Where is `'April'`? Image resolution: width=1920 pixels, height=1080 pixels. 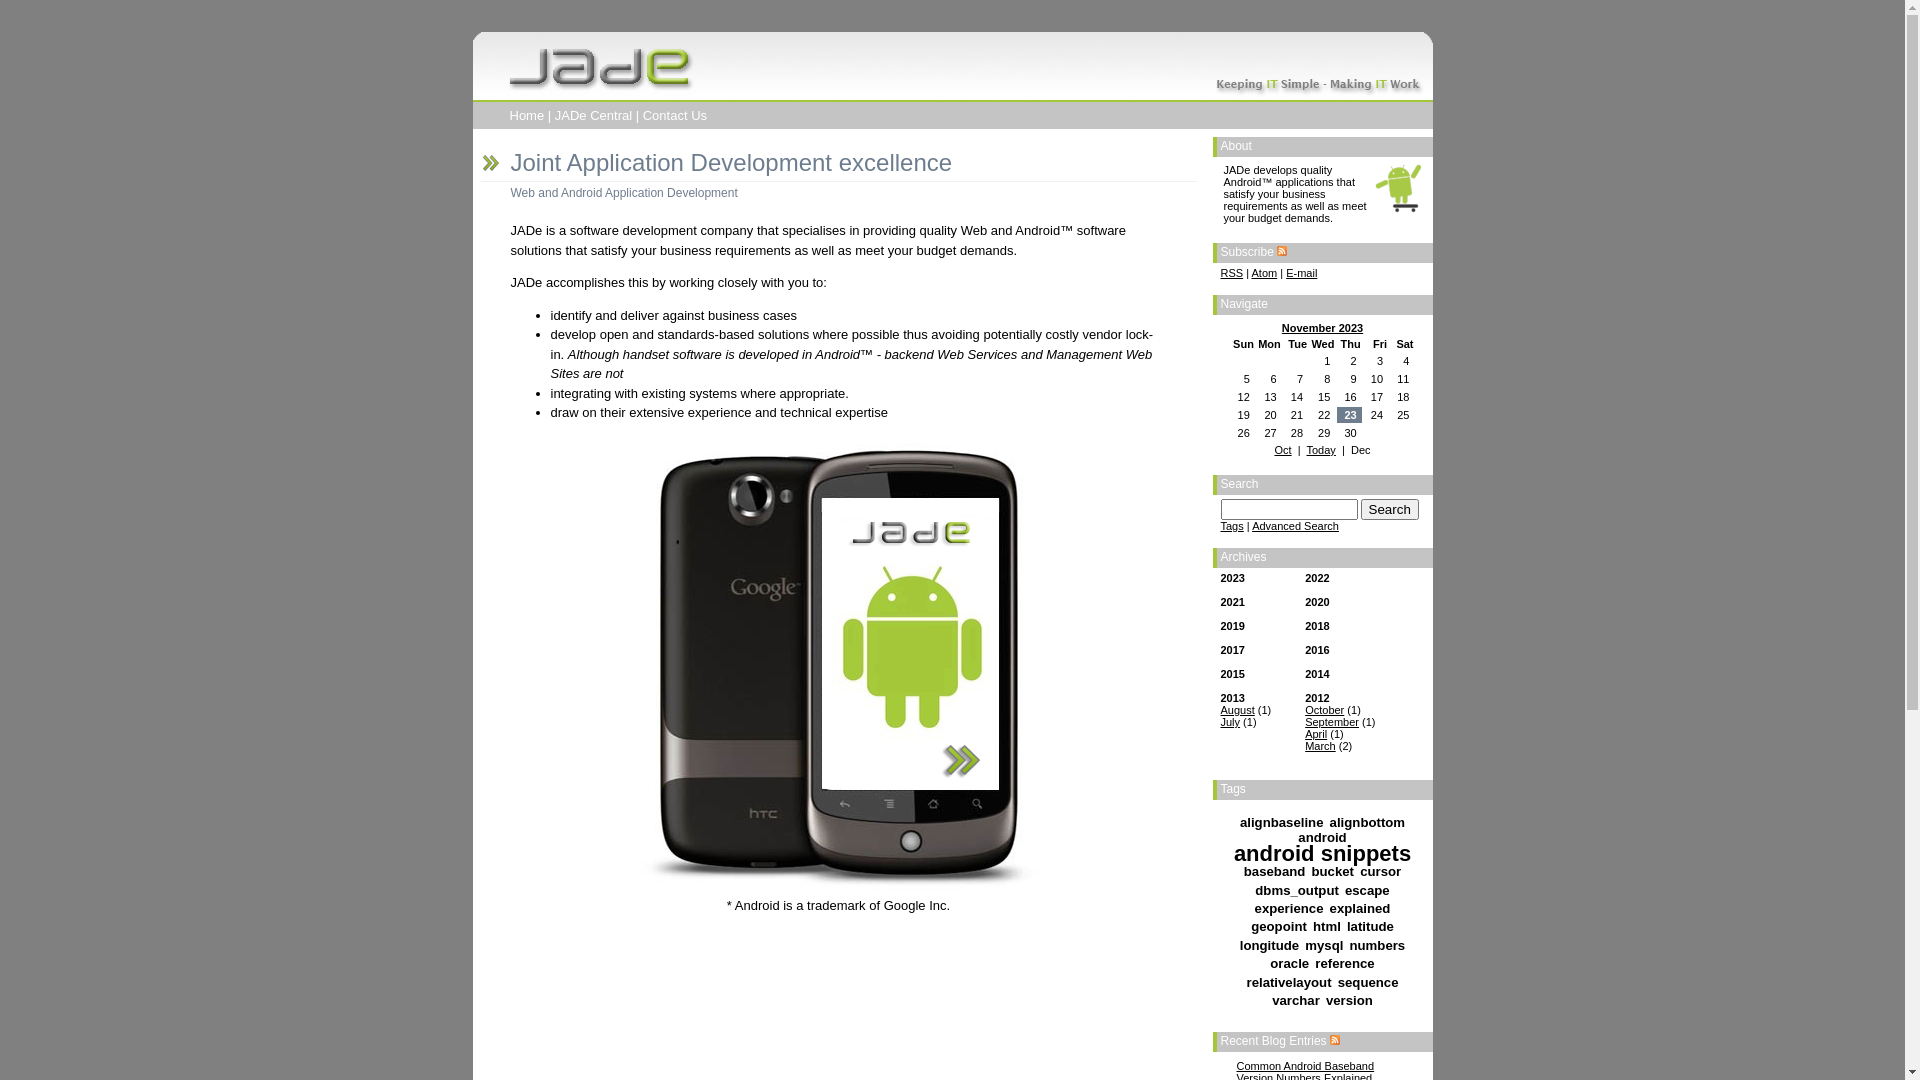 'April' is located at coordinates (1315, 733).